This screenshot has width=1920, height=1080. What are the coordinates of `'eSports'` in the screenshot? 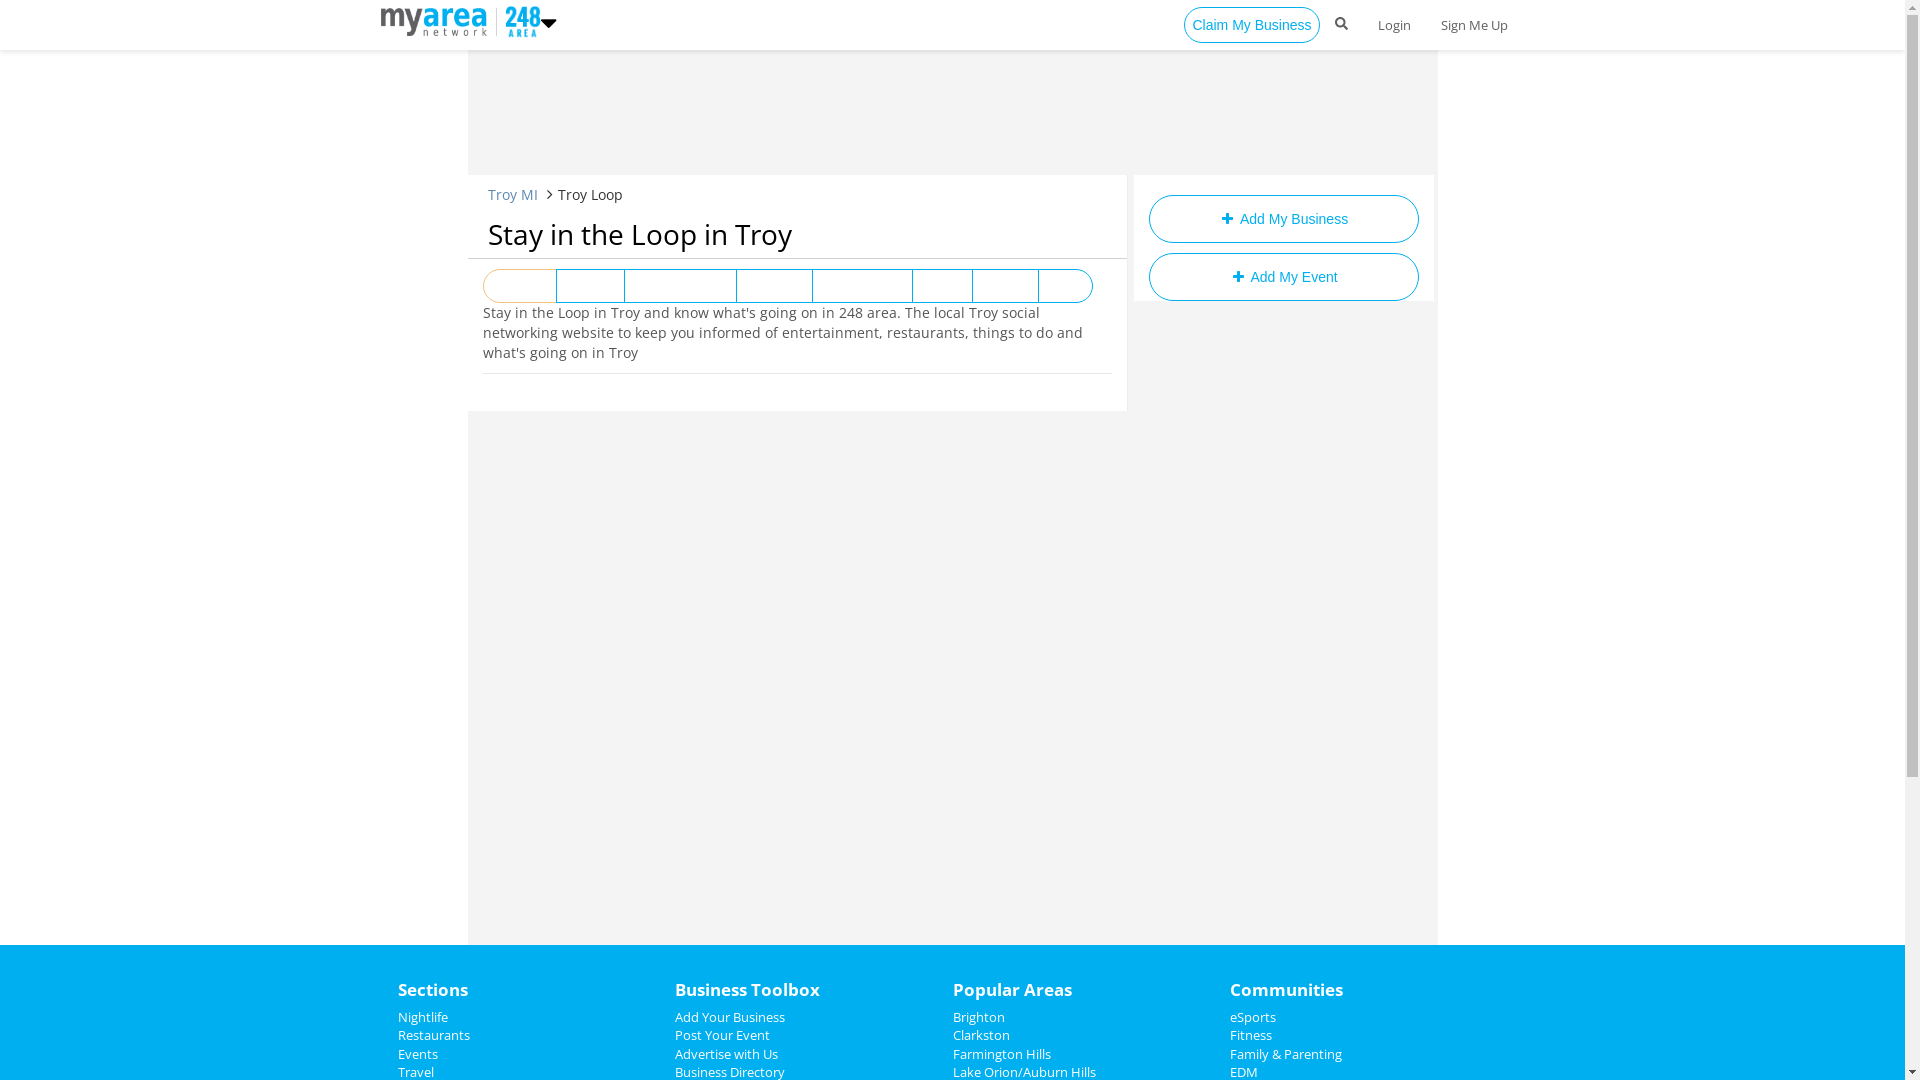 It's located at (1251, 1017).